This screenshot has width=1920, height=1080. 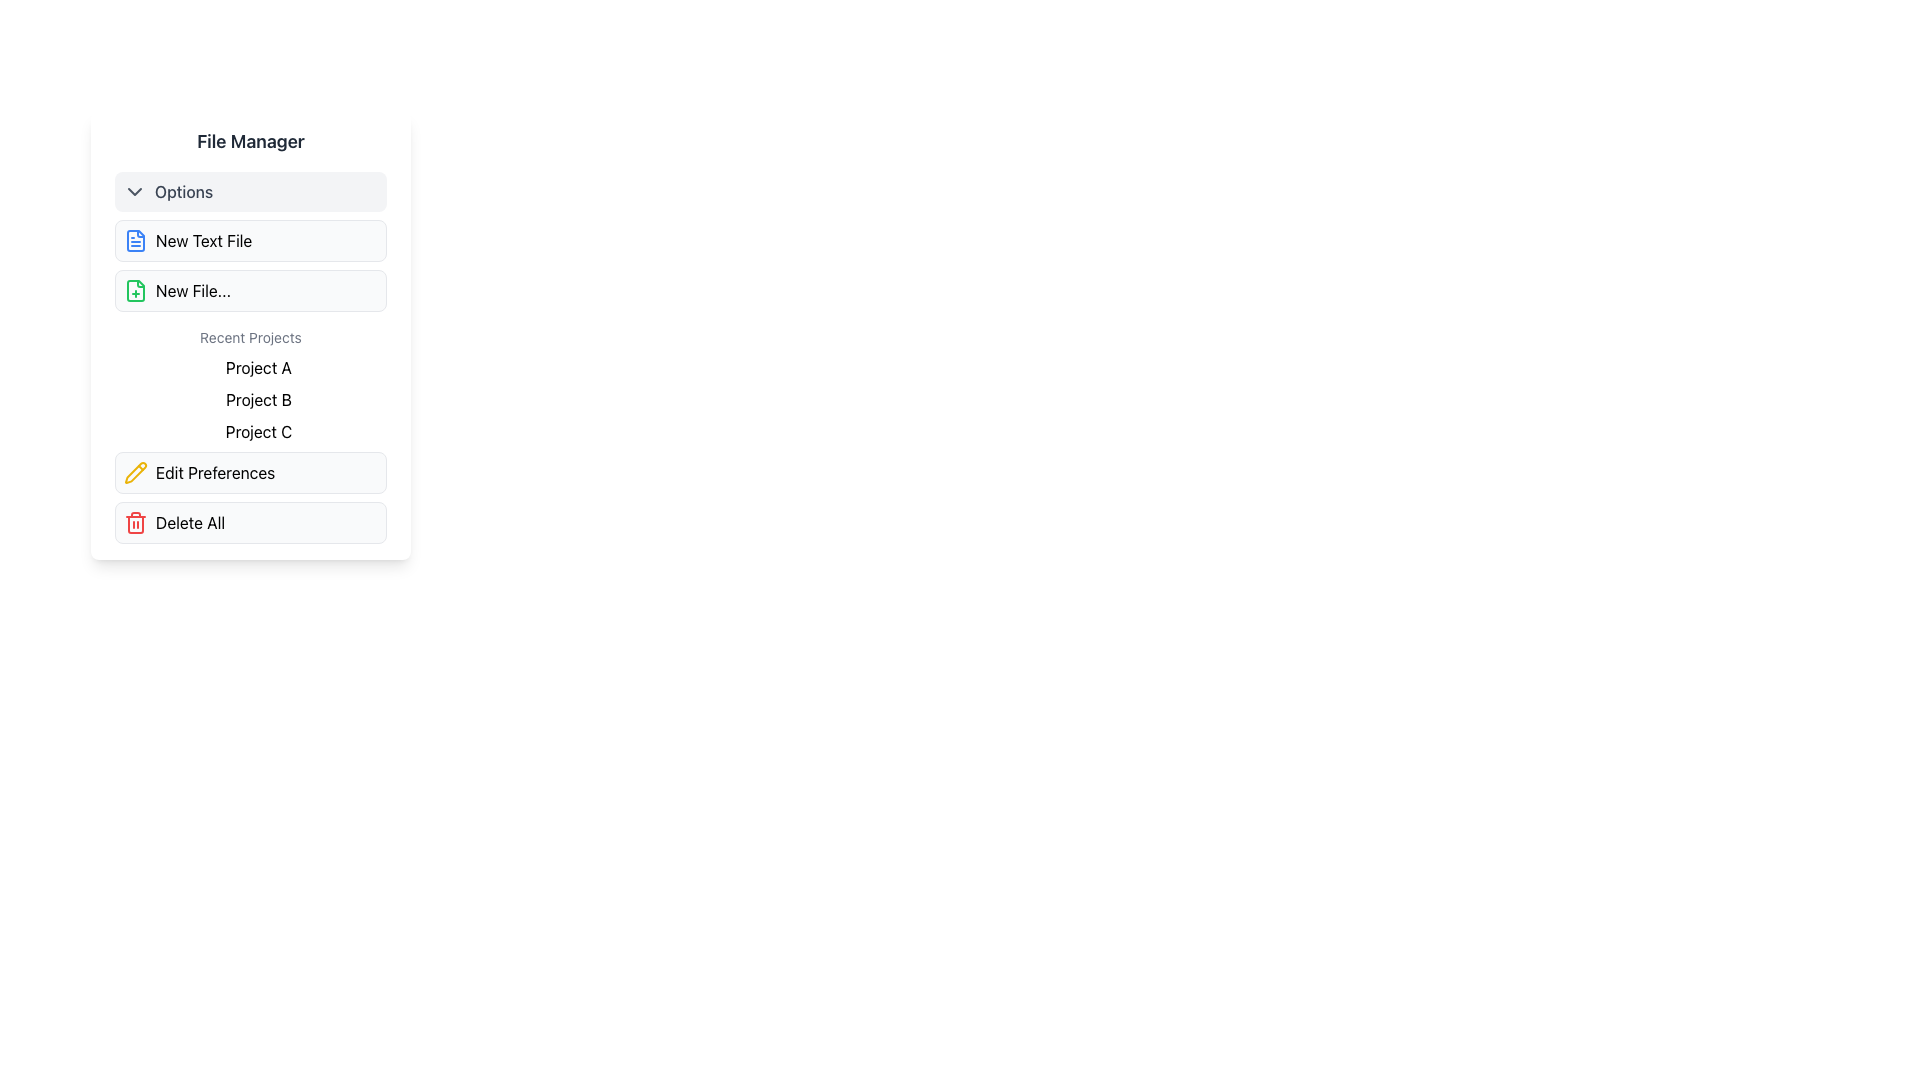 What do you see at coordinates (249, 473) in the screenshot?
I see `the sixth button in the 'File Manager' interface, located below the 'Recent Projects' section and above the 'Delete All' button` at bounding box center [249, 473].